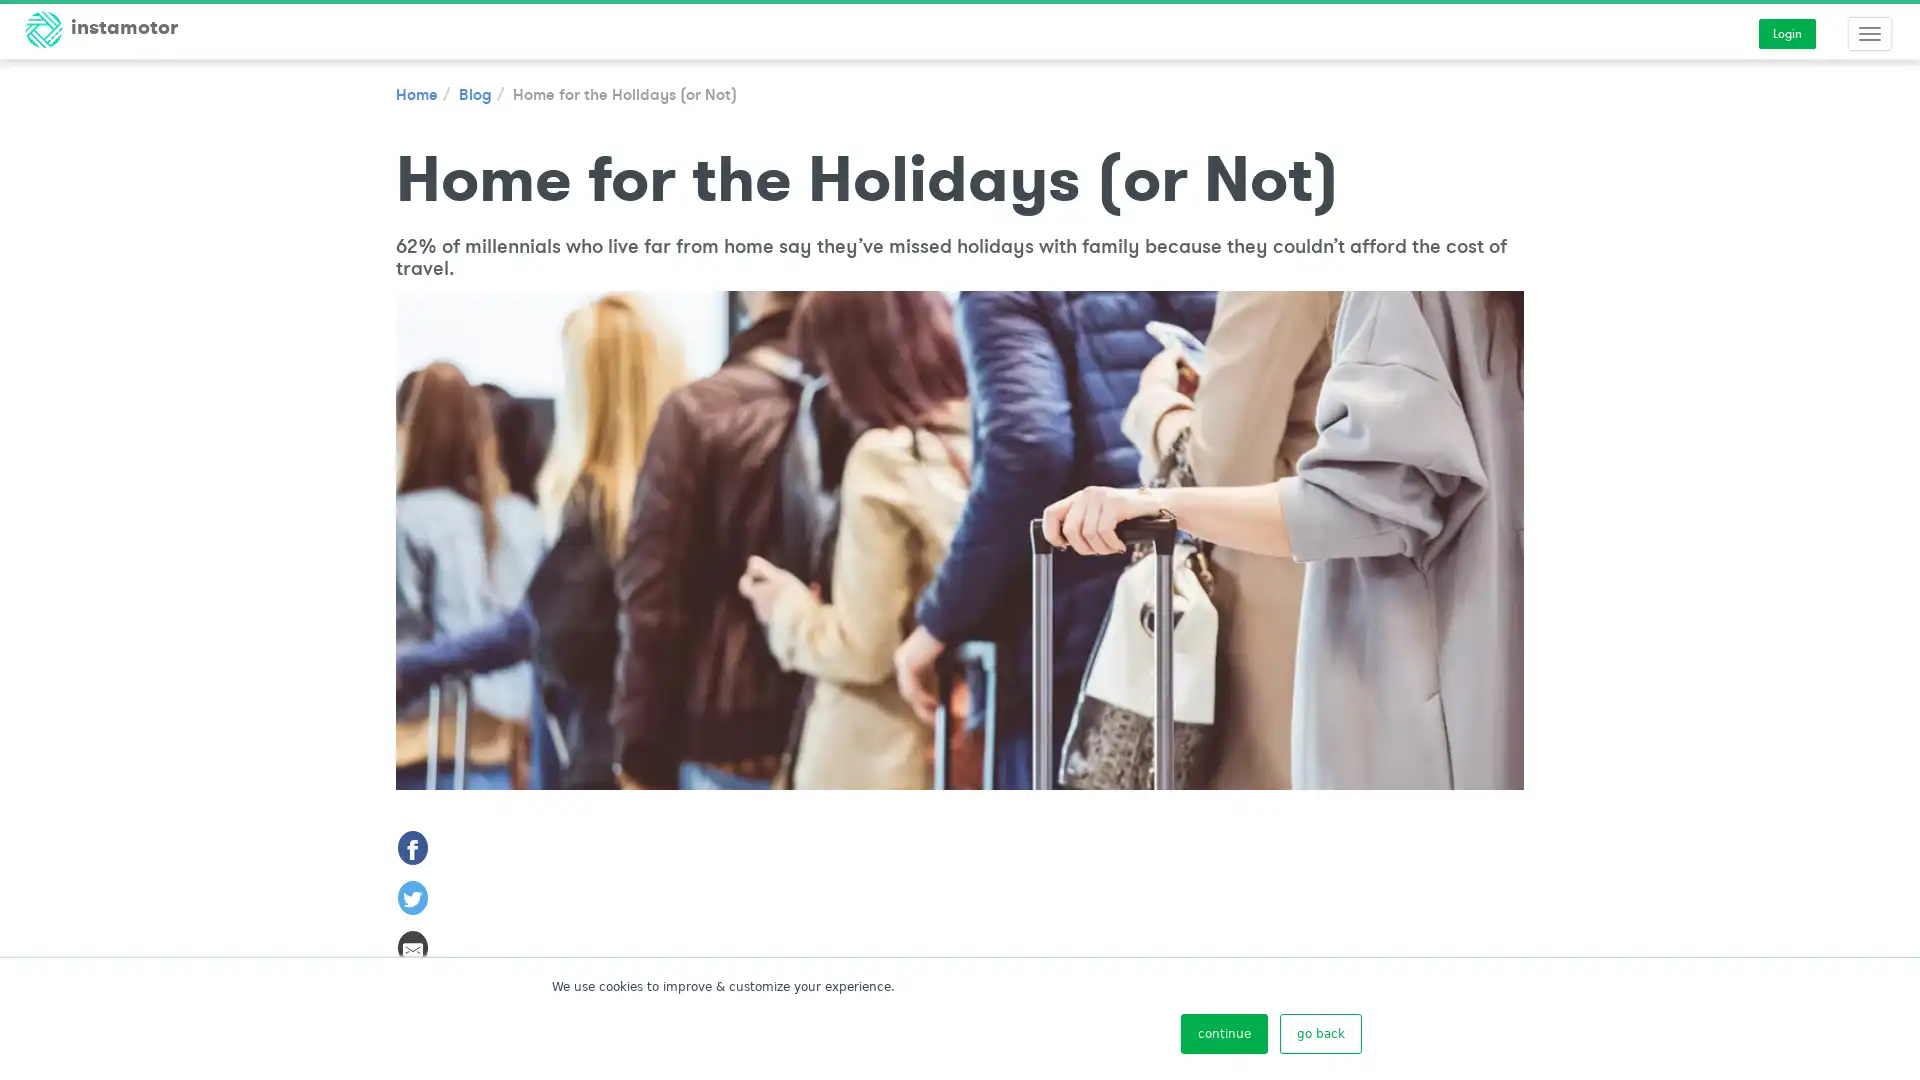 The image size is (1920, 1080). Describe the element at coordinates (1223, 1033) in the screenshot. I see `continue` at that location.